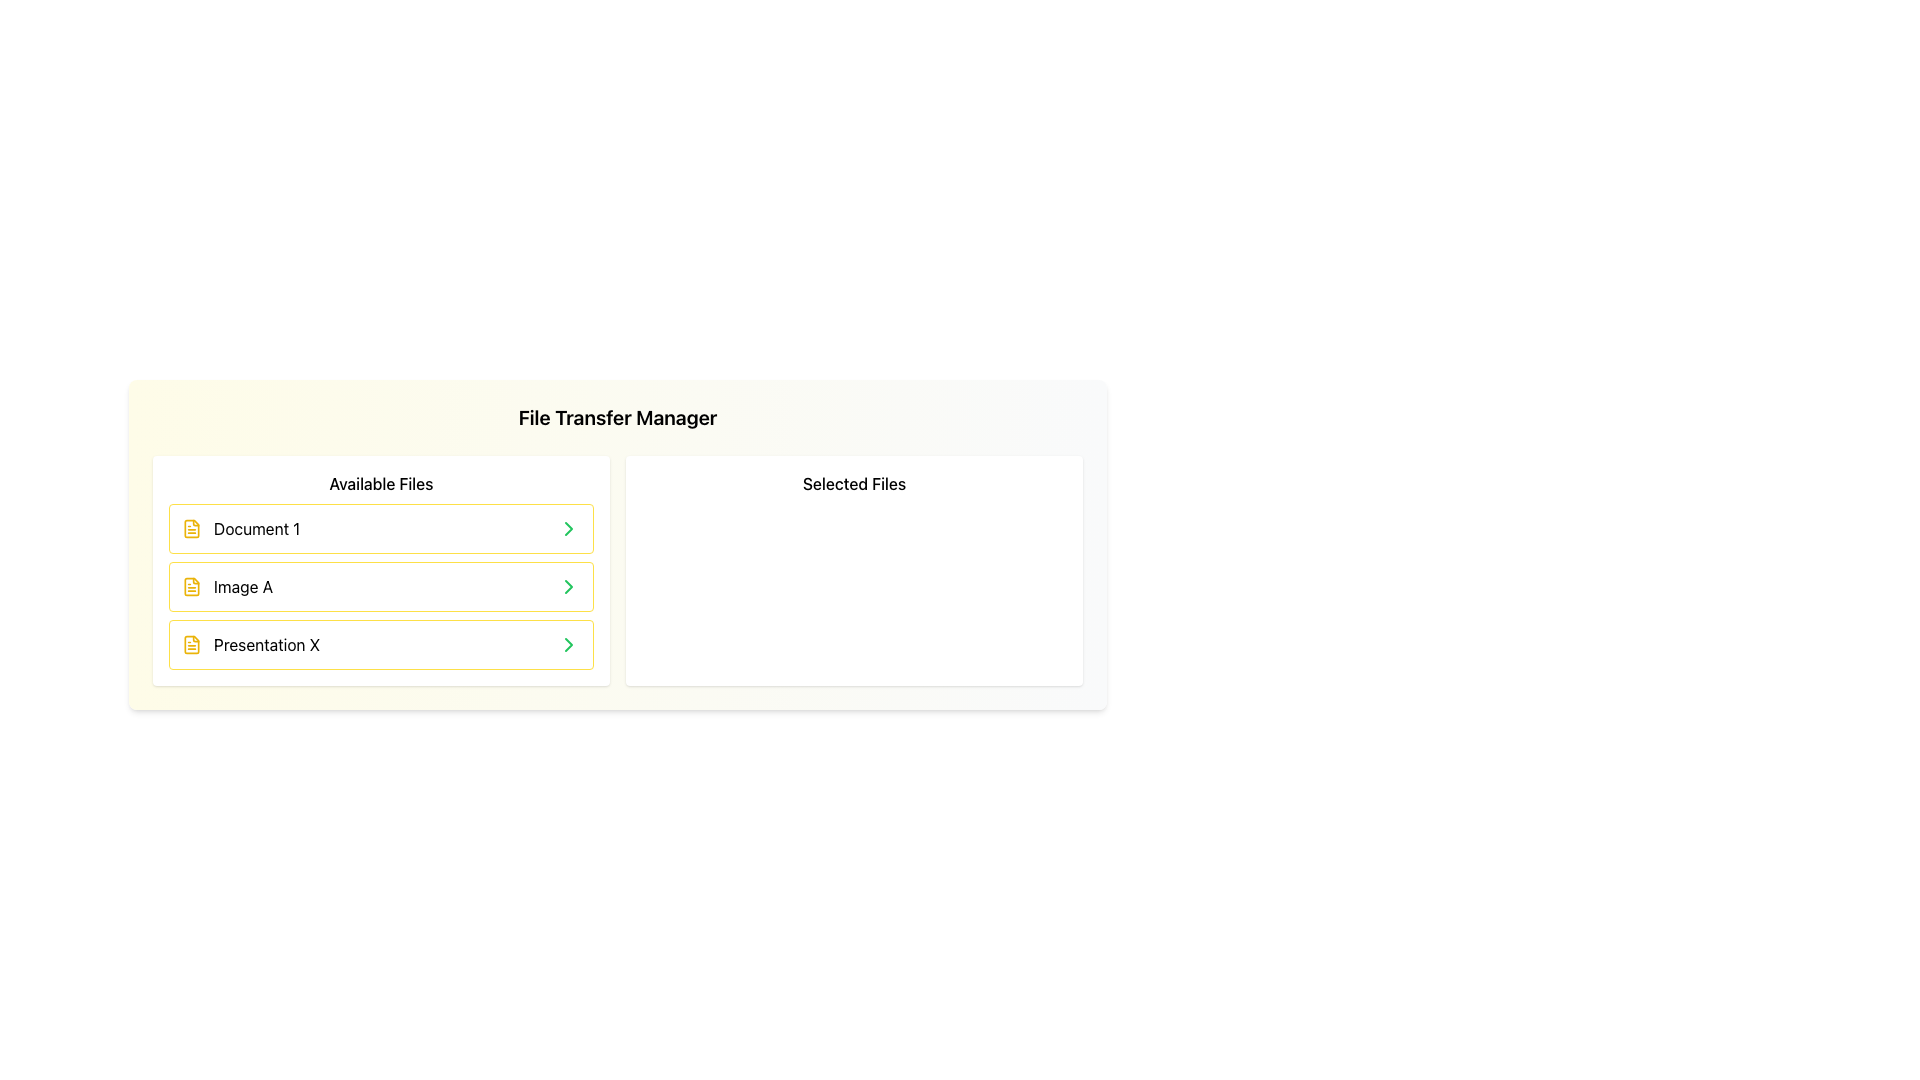 The image size is (1920, 1080). What do you see at coordinates (192, 527) in the screenshot?
I see `the yellow document-style icon associated with the first file entry labeled 'Document 1' in the 'Available Files' section` at bounding box center [192, 527].